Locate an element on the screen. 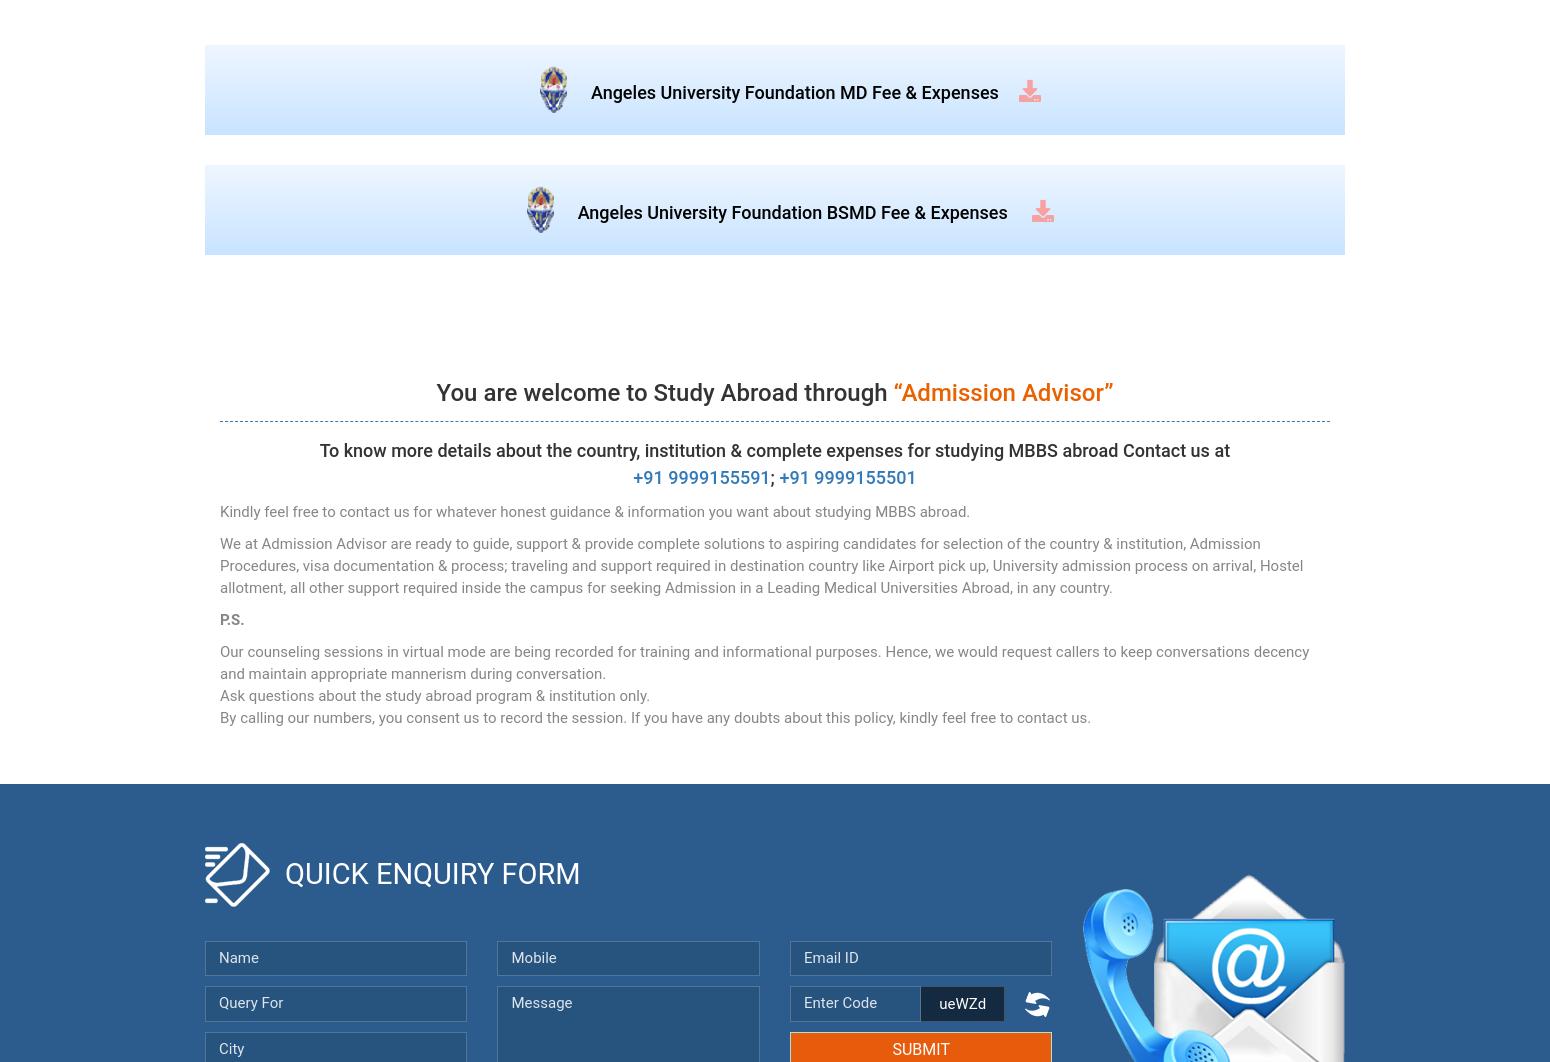  'Our counseling sessions in virtual mode are being recorded for training and informational purposes. Hence, we would request callers to keep conversations decency and maintain appropriate mannerism during conversation.' is located at coordinates (218, 663).